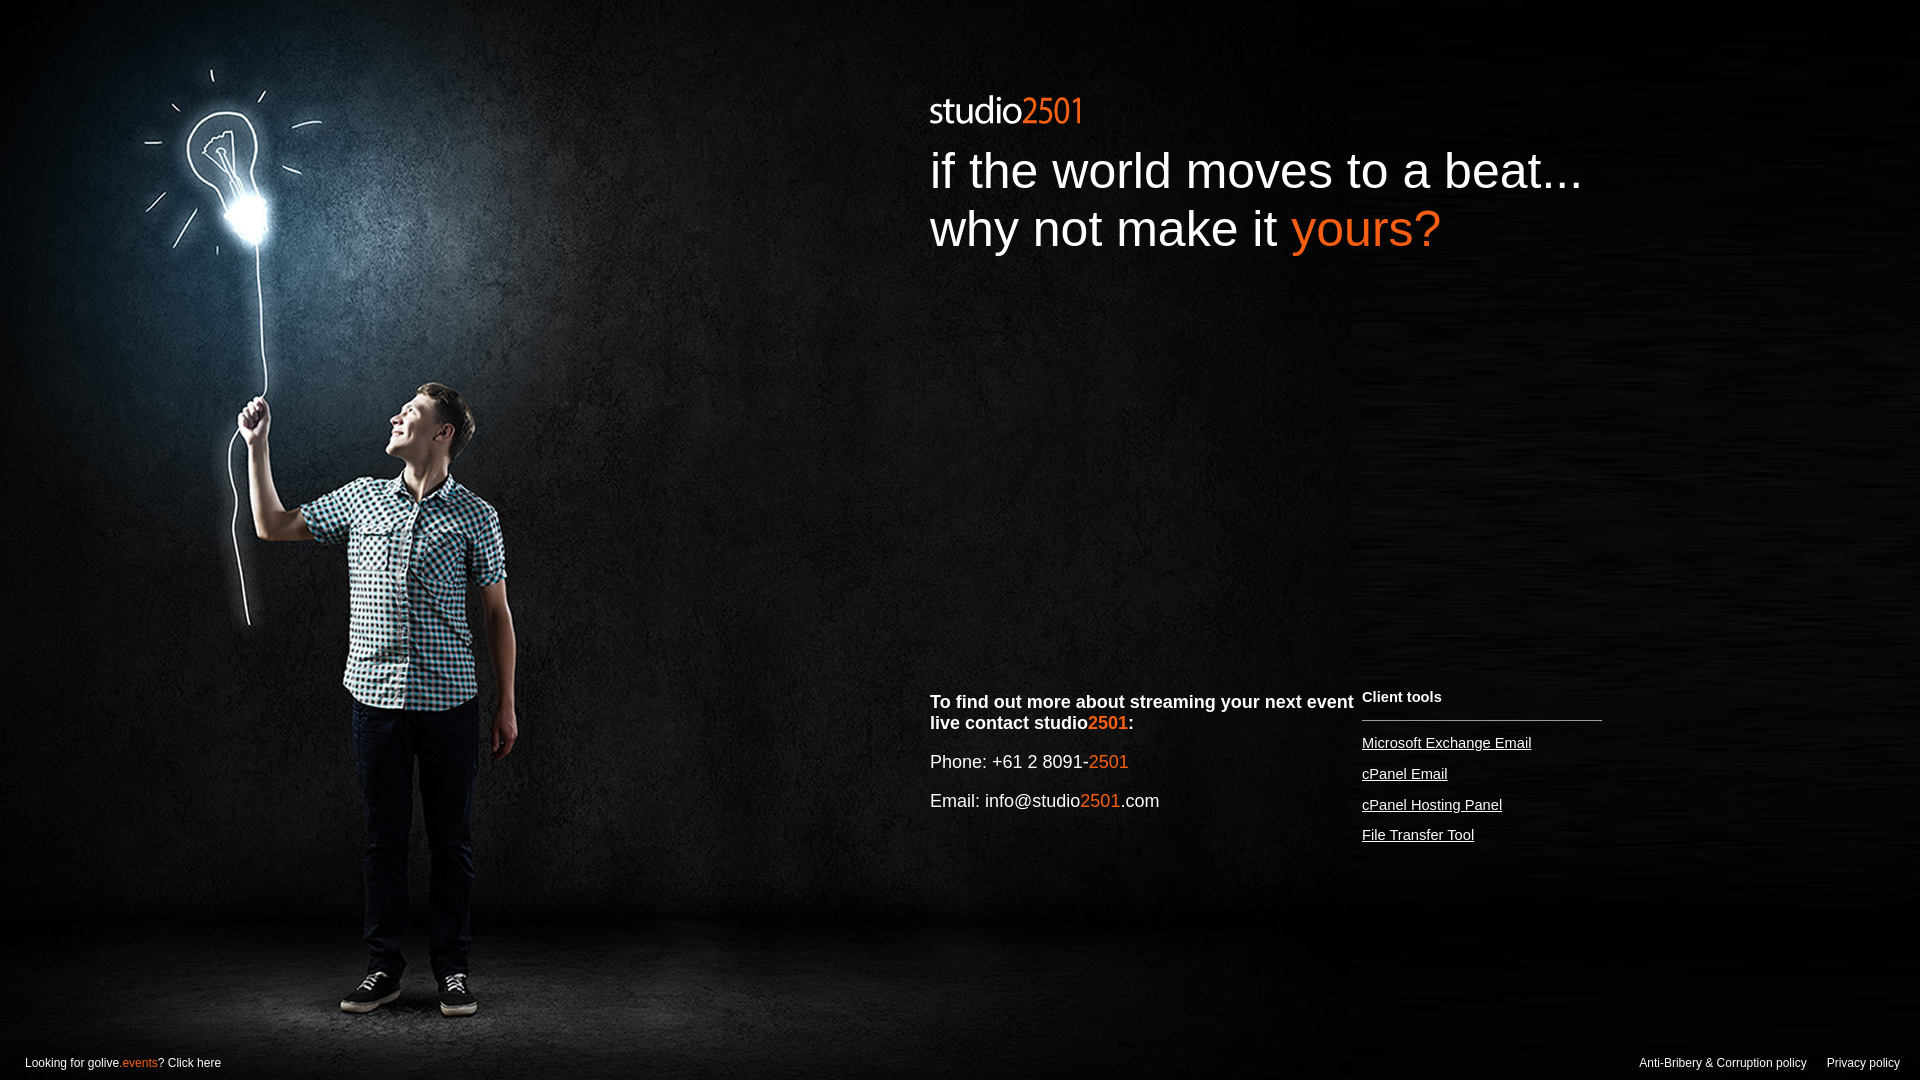  Describe the element at coordinates (1430, 804) in the screenshot. I see `'cPanel Hosting Panel'` at that location.